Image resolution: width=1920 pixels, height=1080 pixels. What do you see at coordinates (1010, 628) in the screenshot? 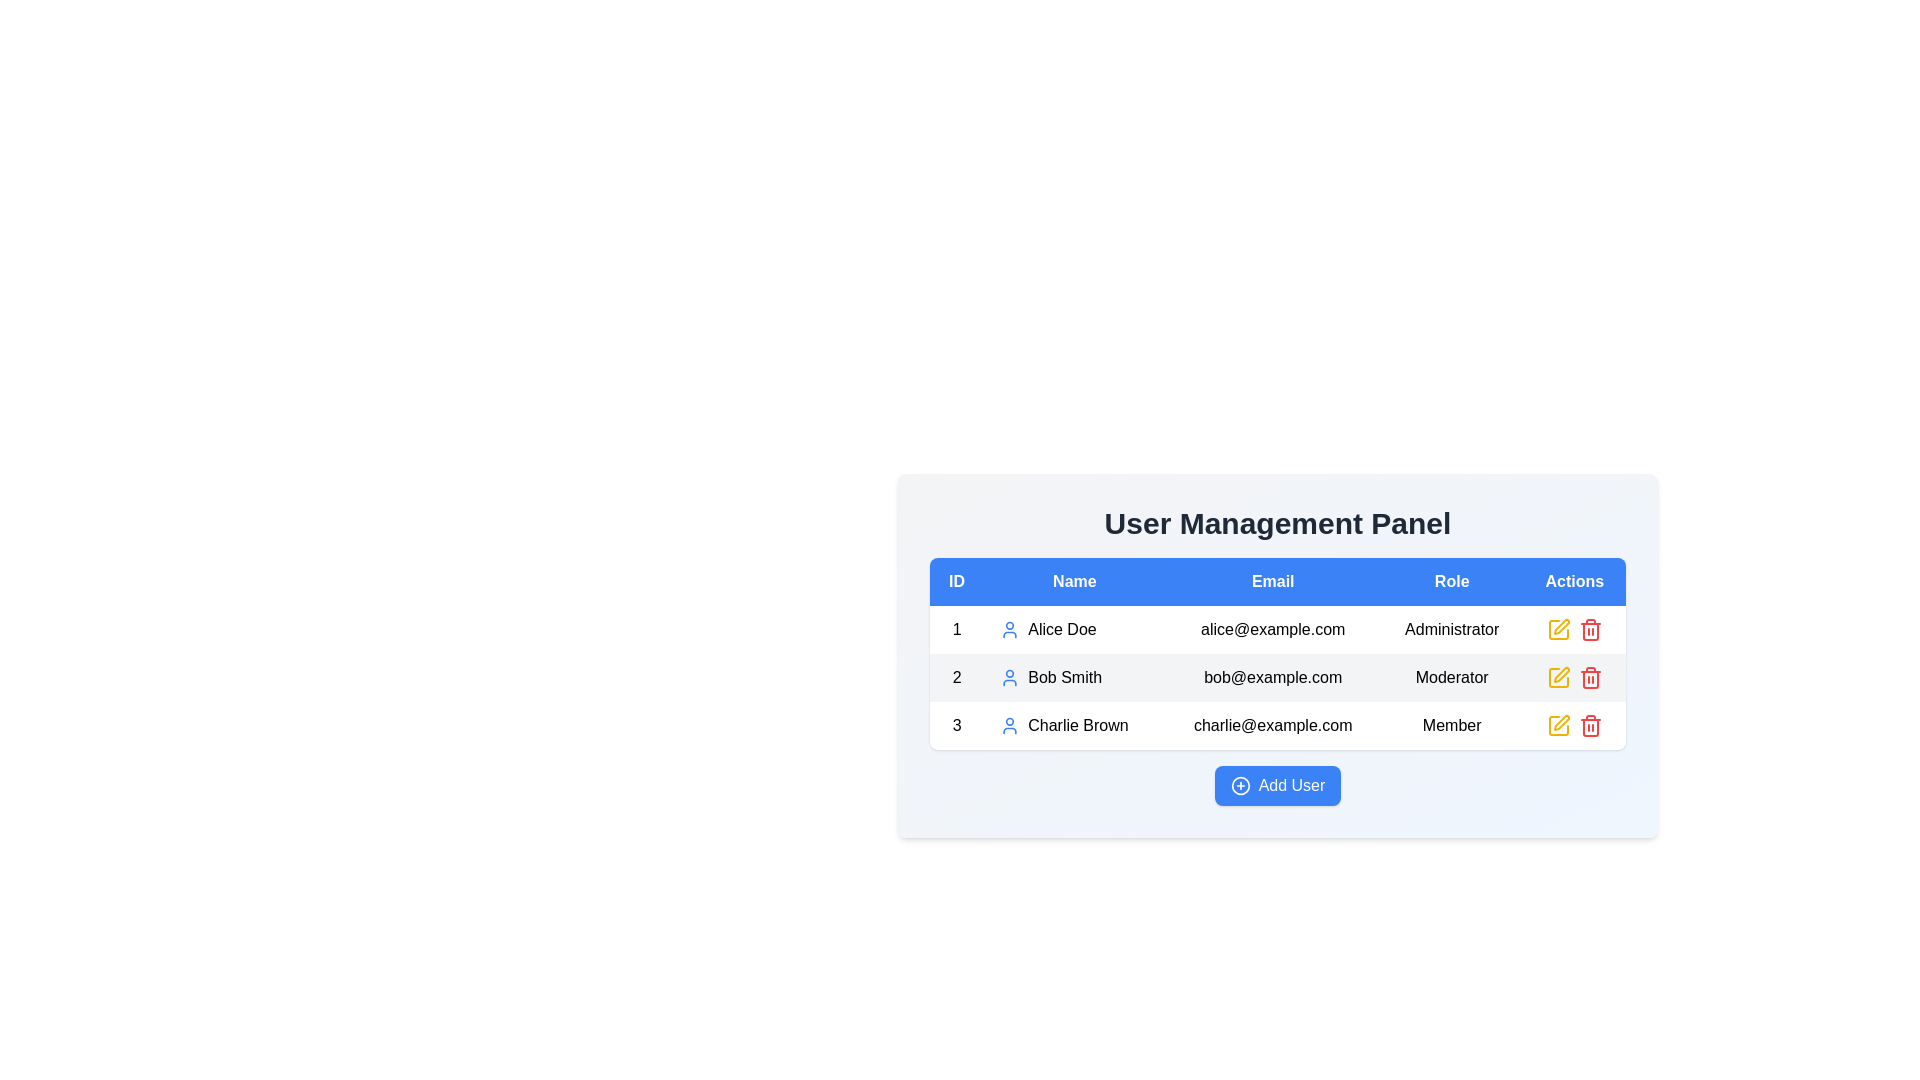
I see `the user icon located in the first row of the 'Name' column, which is adjacent to the text 'Alice Doe'` at bounding box center [1010, 628].